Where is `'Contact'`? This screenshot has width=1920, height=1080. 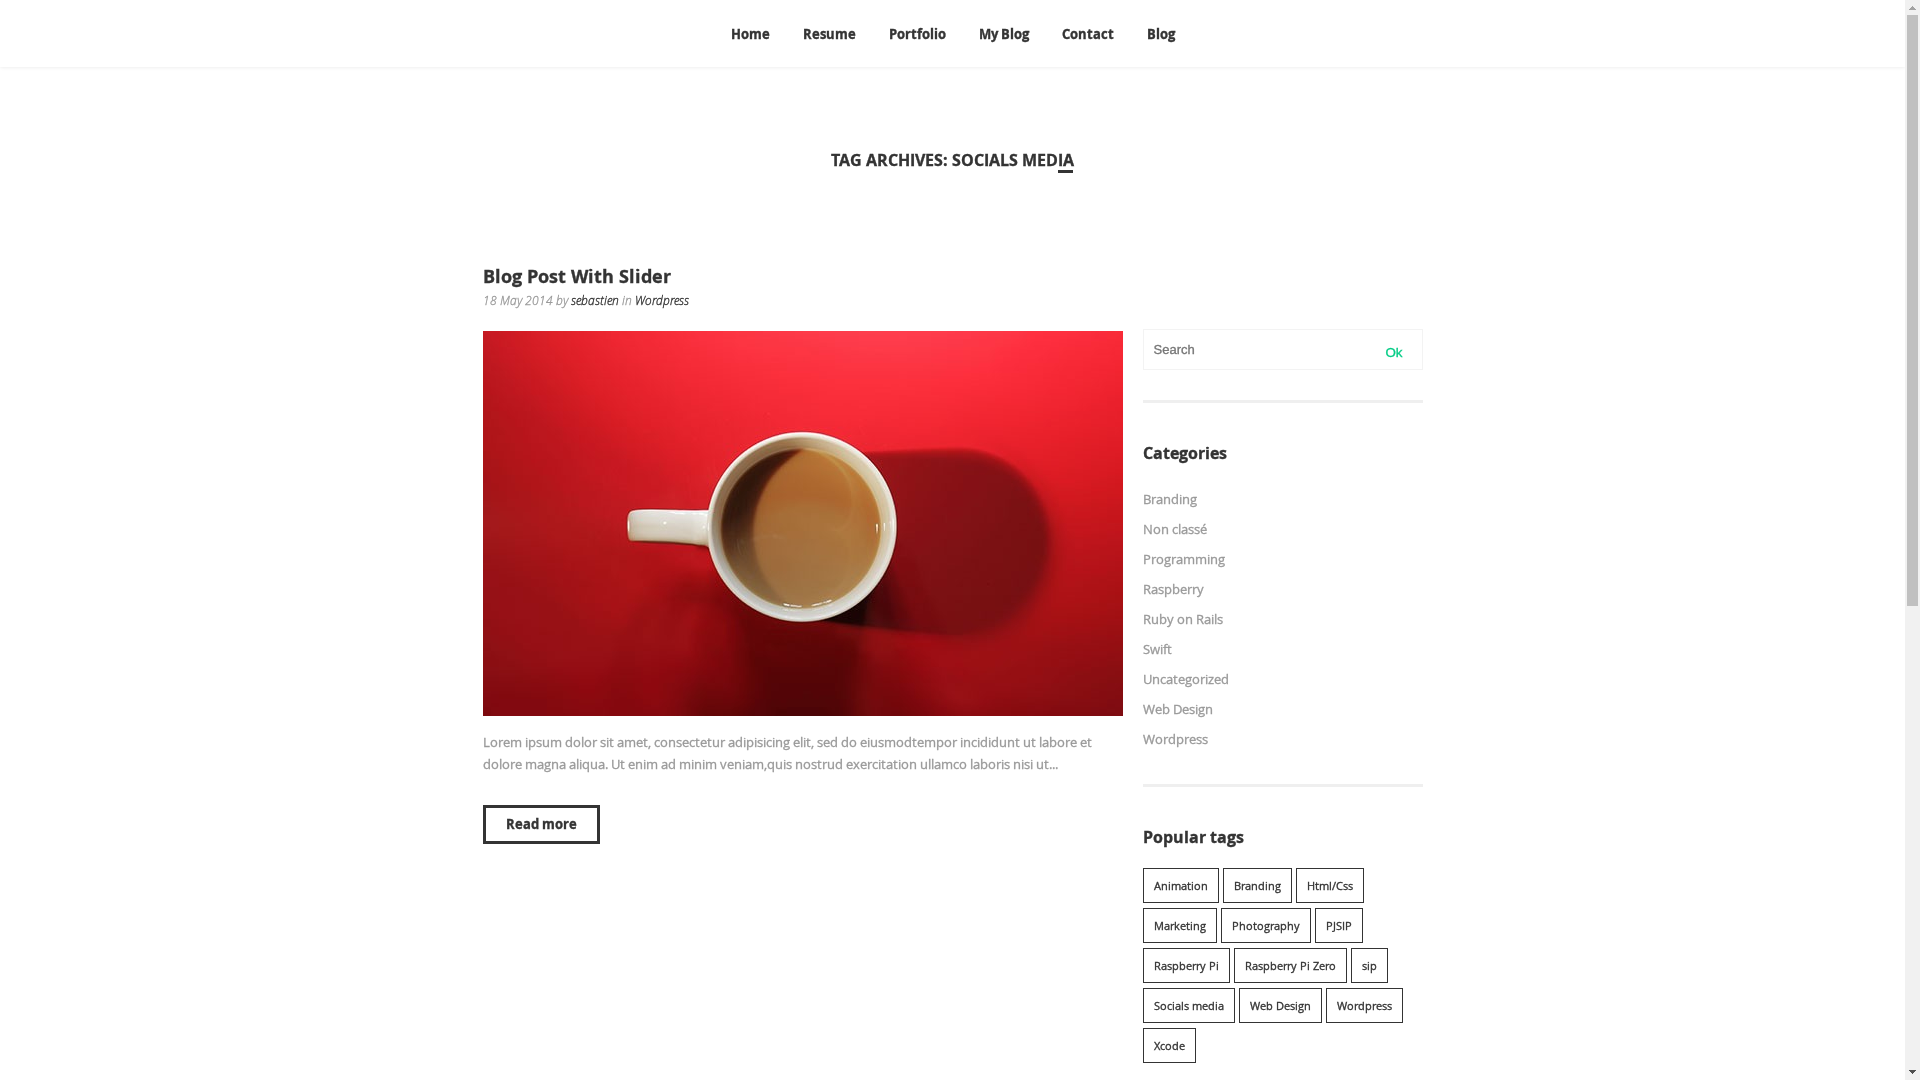 'Contact' is located at coordinates (1085, 34).